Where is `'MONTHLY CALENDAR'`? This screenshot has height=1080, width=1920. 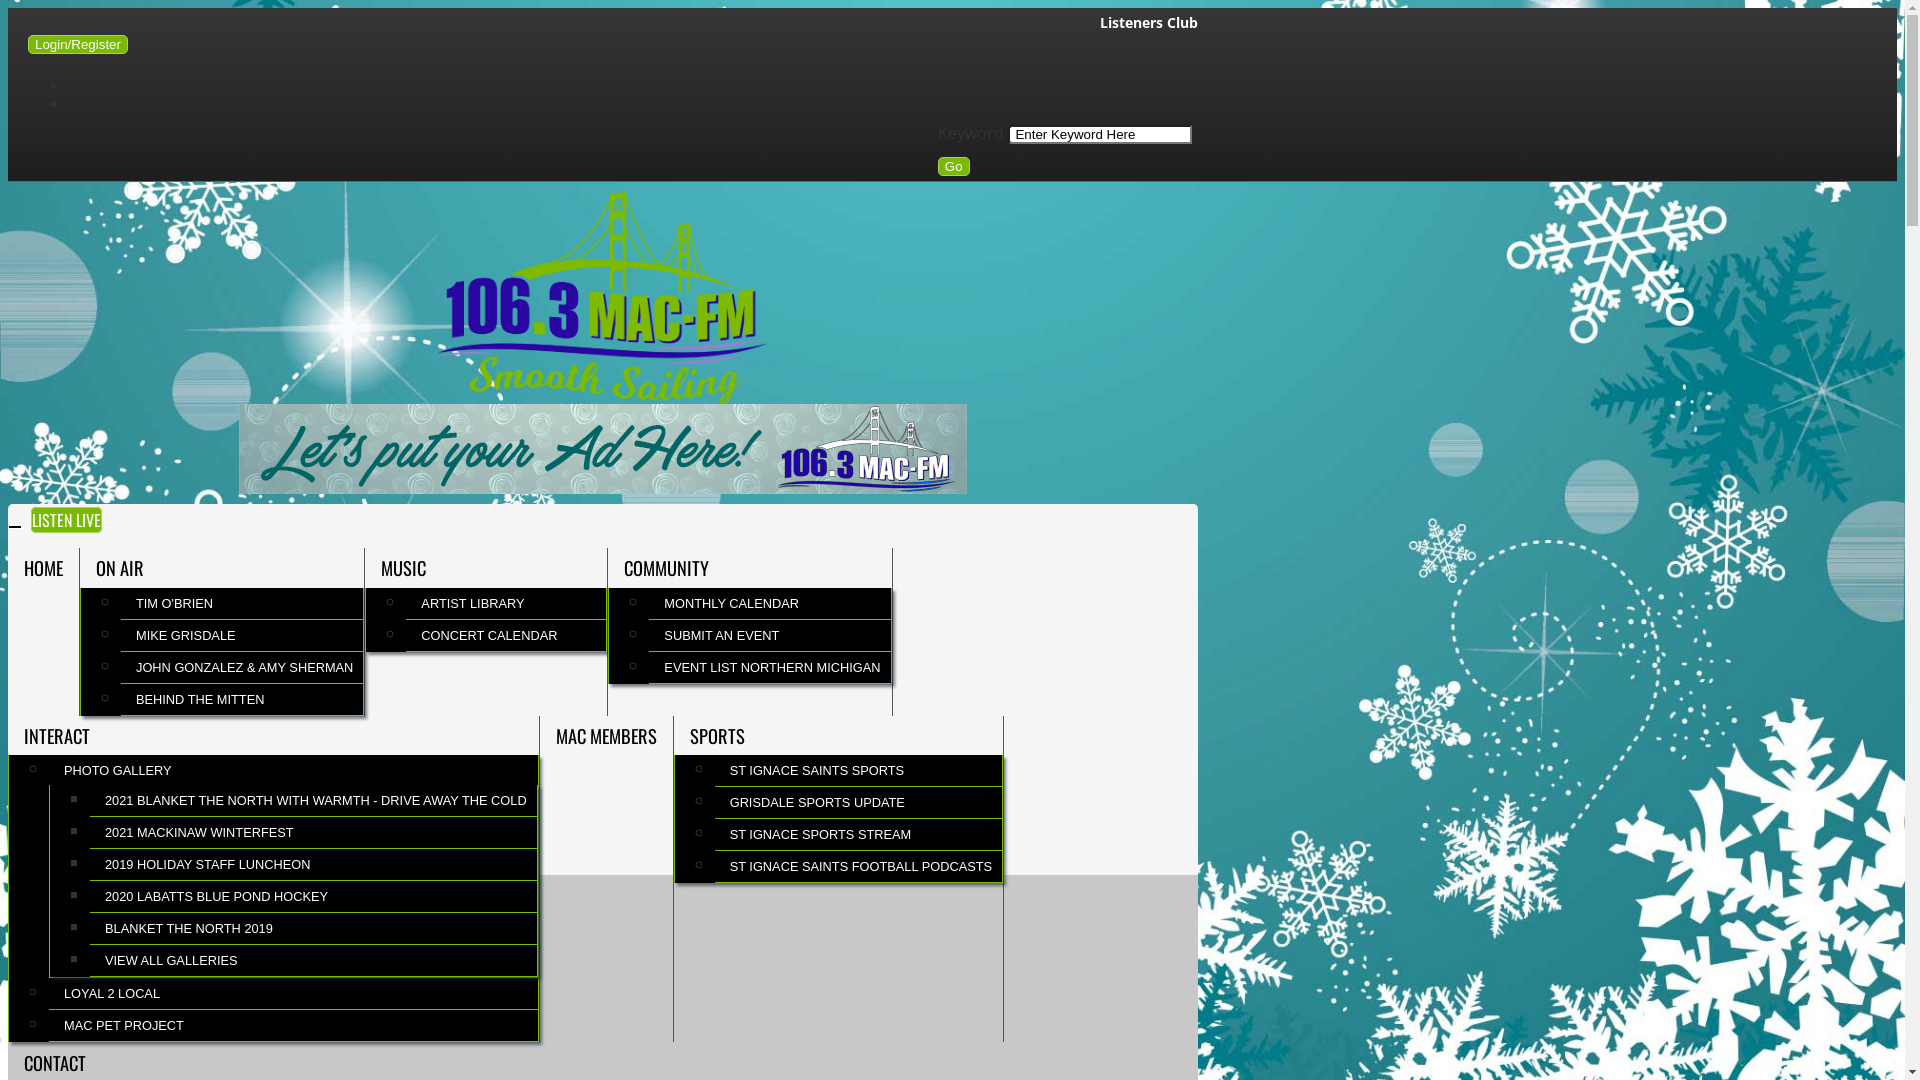
'MONTHLY CALENDAR' is located at coordinates (648, 602).